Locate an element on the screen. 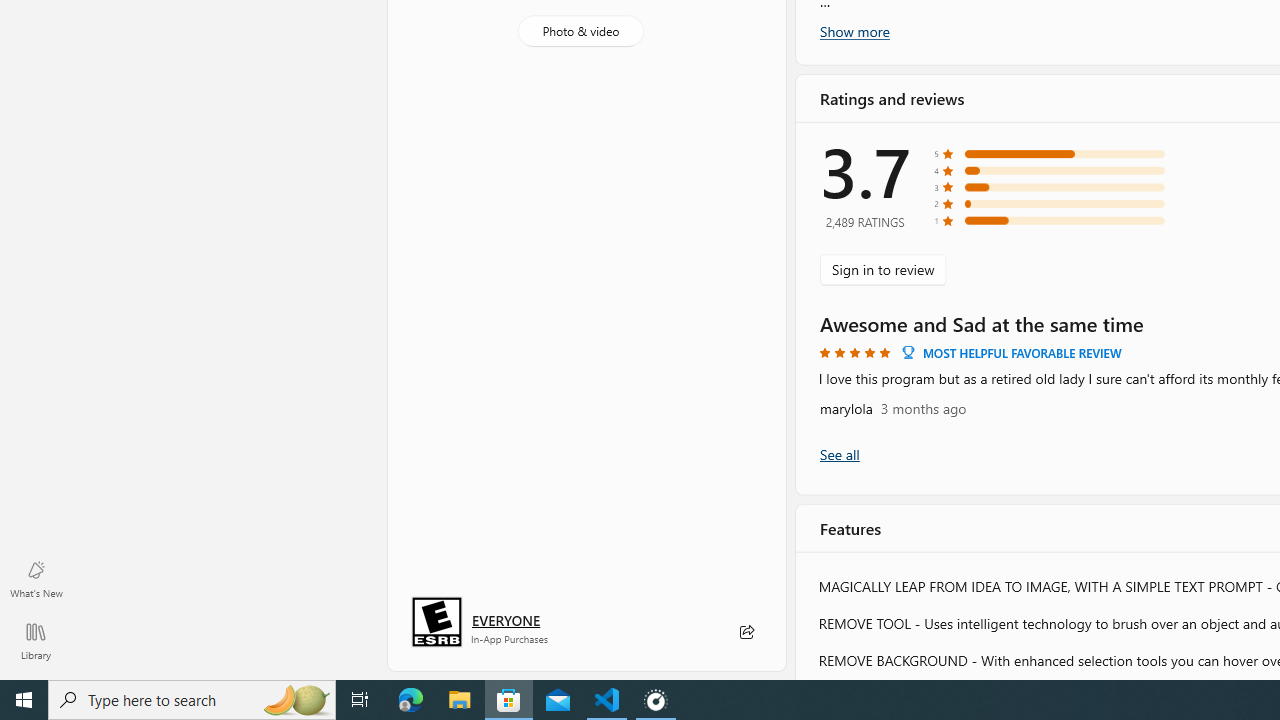 The image size is (1280, 720). 'Sign in to review' is located at coordinates (882, 268).